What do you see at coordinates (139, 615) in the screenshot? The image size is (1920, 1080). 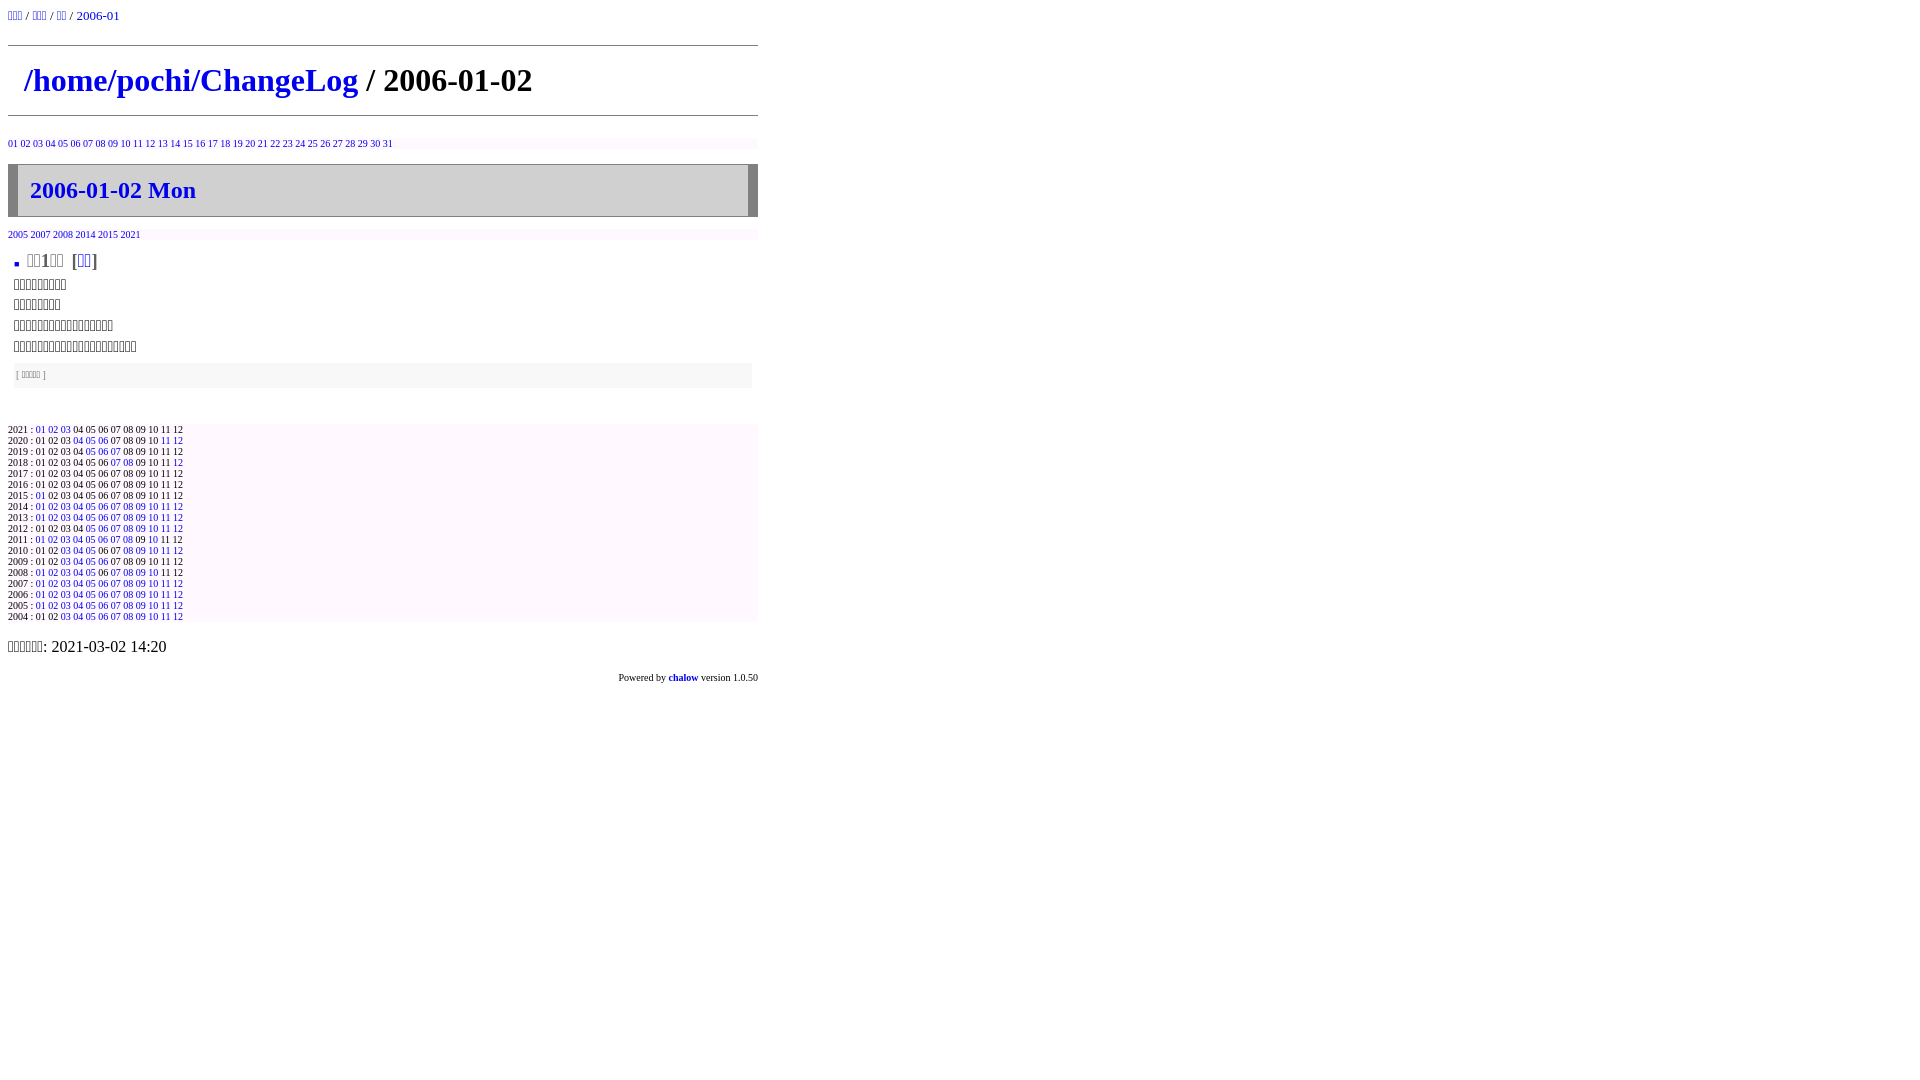 I see `'09'` at bounding box center [139, 615].